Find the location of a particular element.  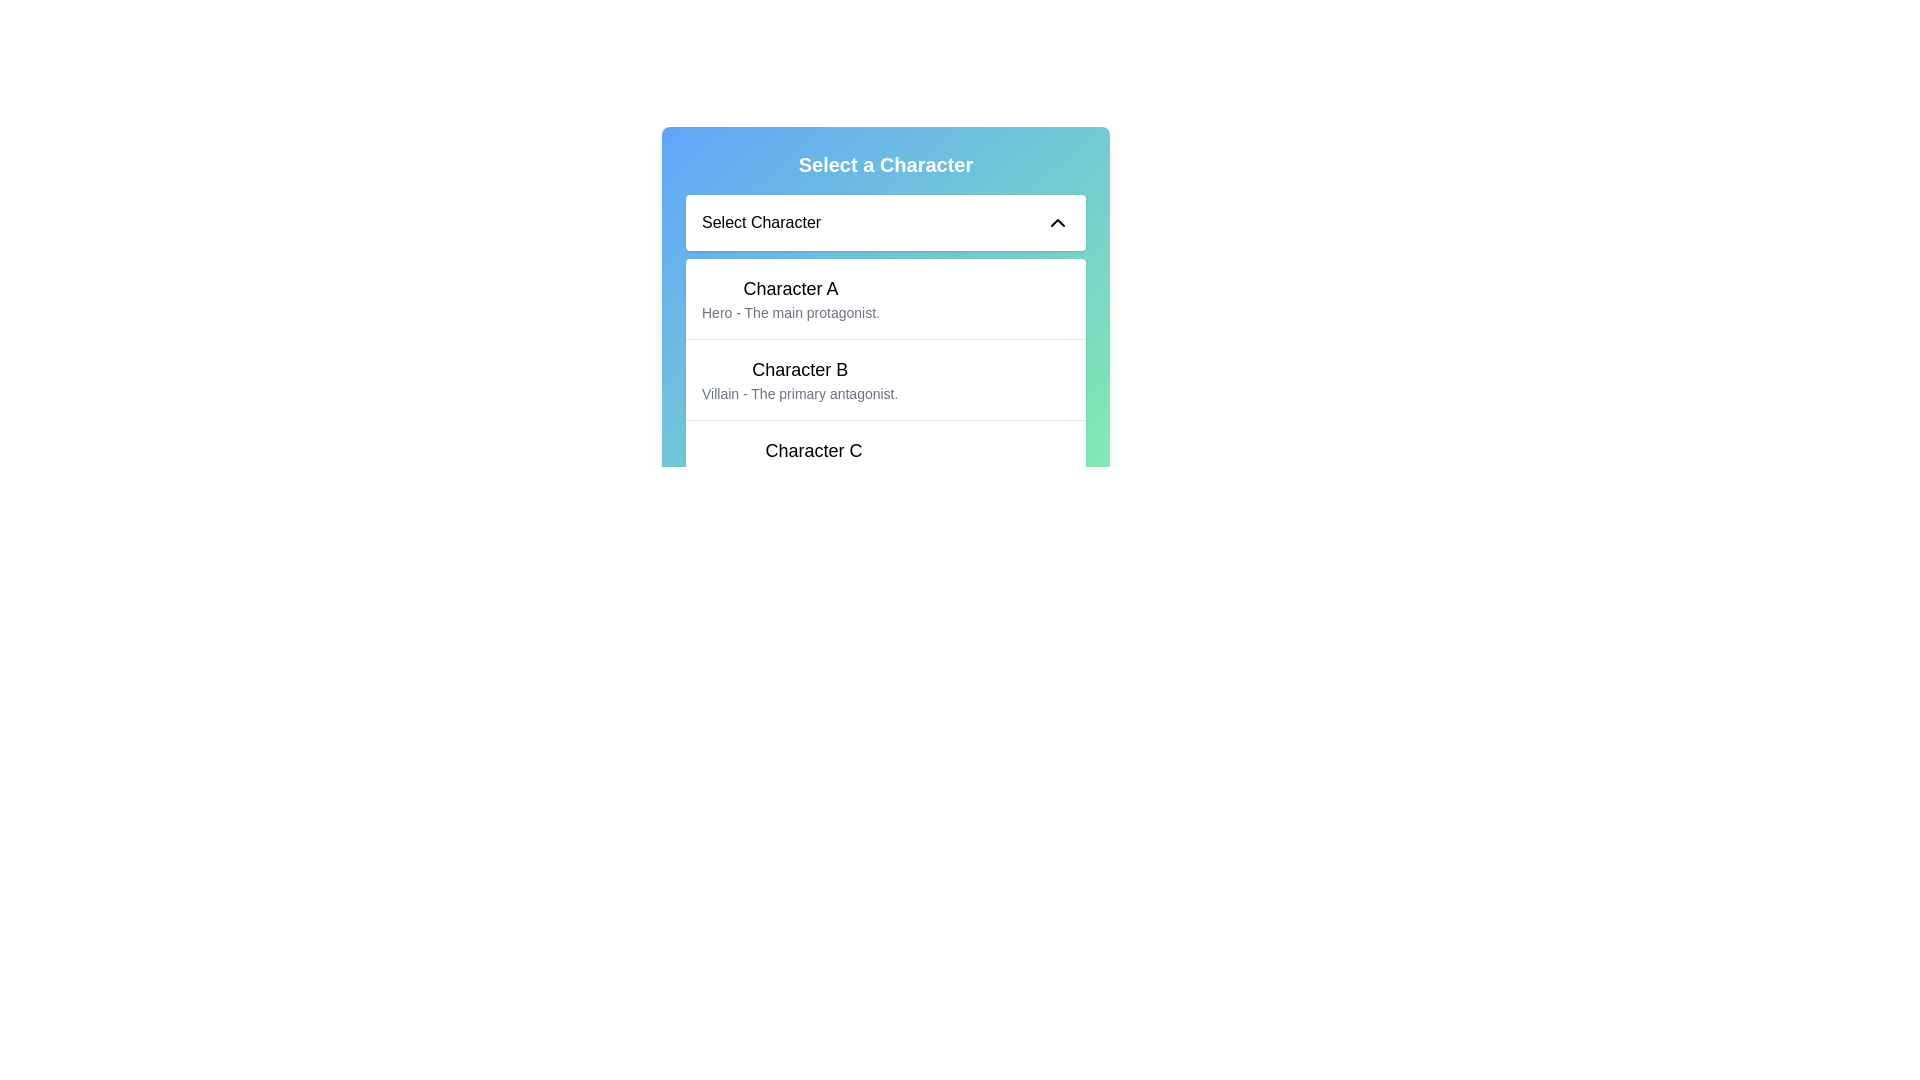

to select the dropdown list item displaying 'Character C' which is the third item under 'Select a Character' is located at coordinates (885, 459).